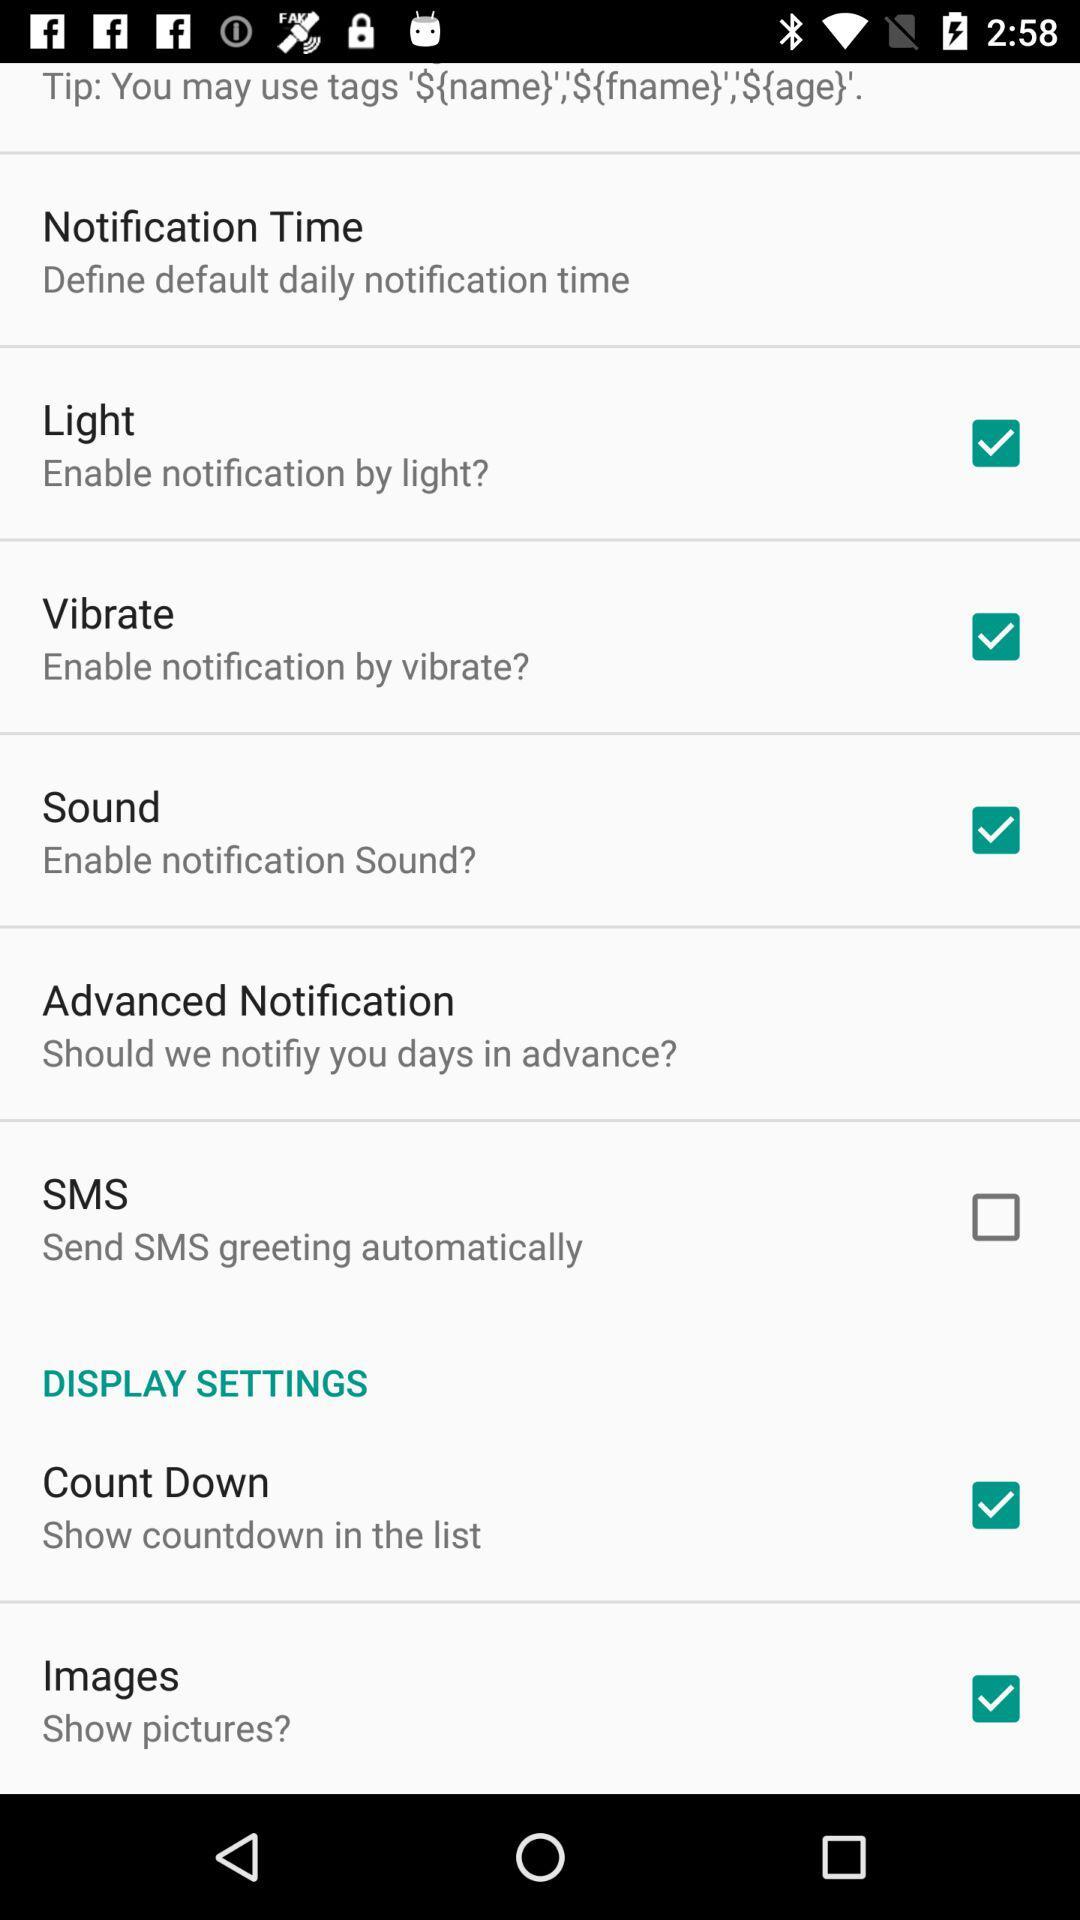  I want to click on icon below the display settings, so click(154, 1480).